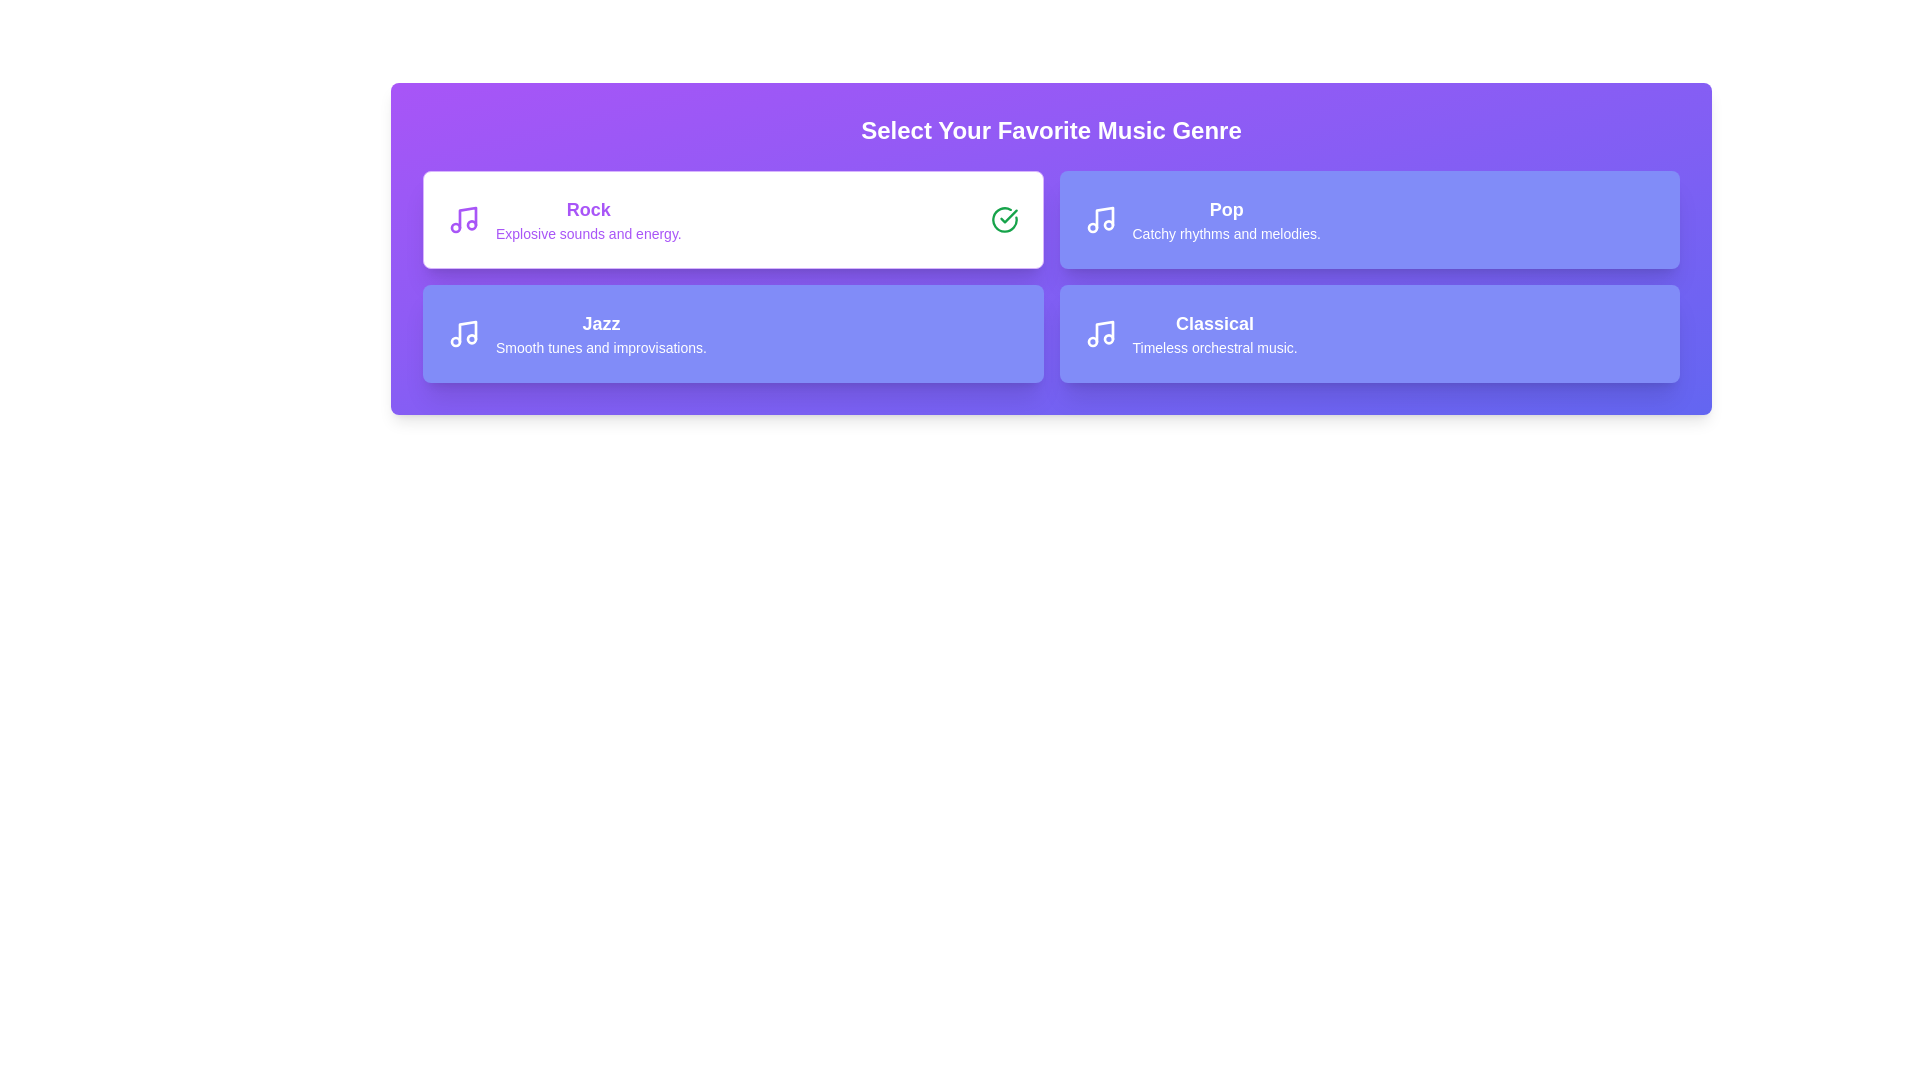 The width and height of the screenshot is (1920, 1080). I want to click on the graphical checkmark icon with a green stroke, so click(1008, 216).